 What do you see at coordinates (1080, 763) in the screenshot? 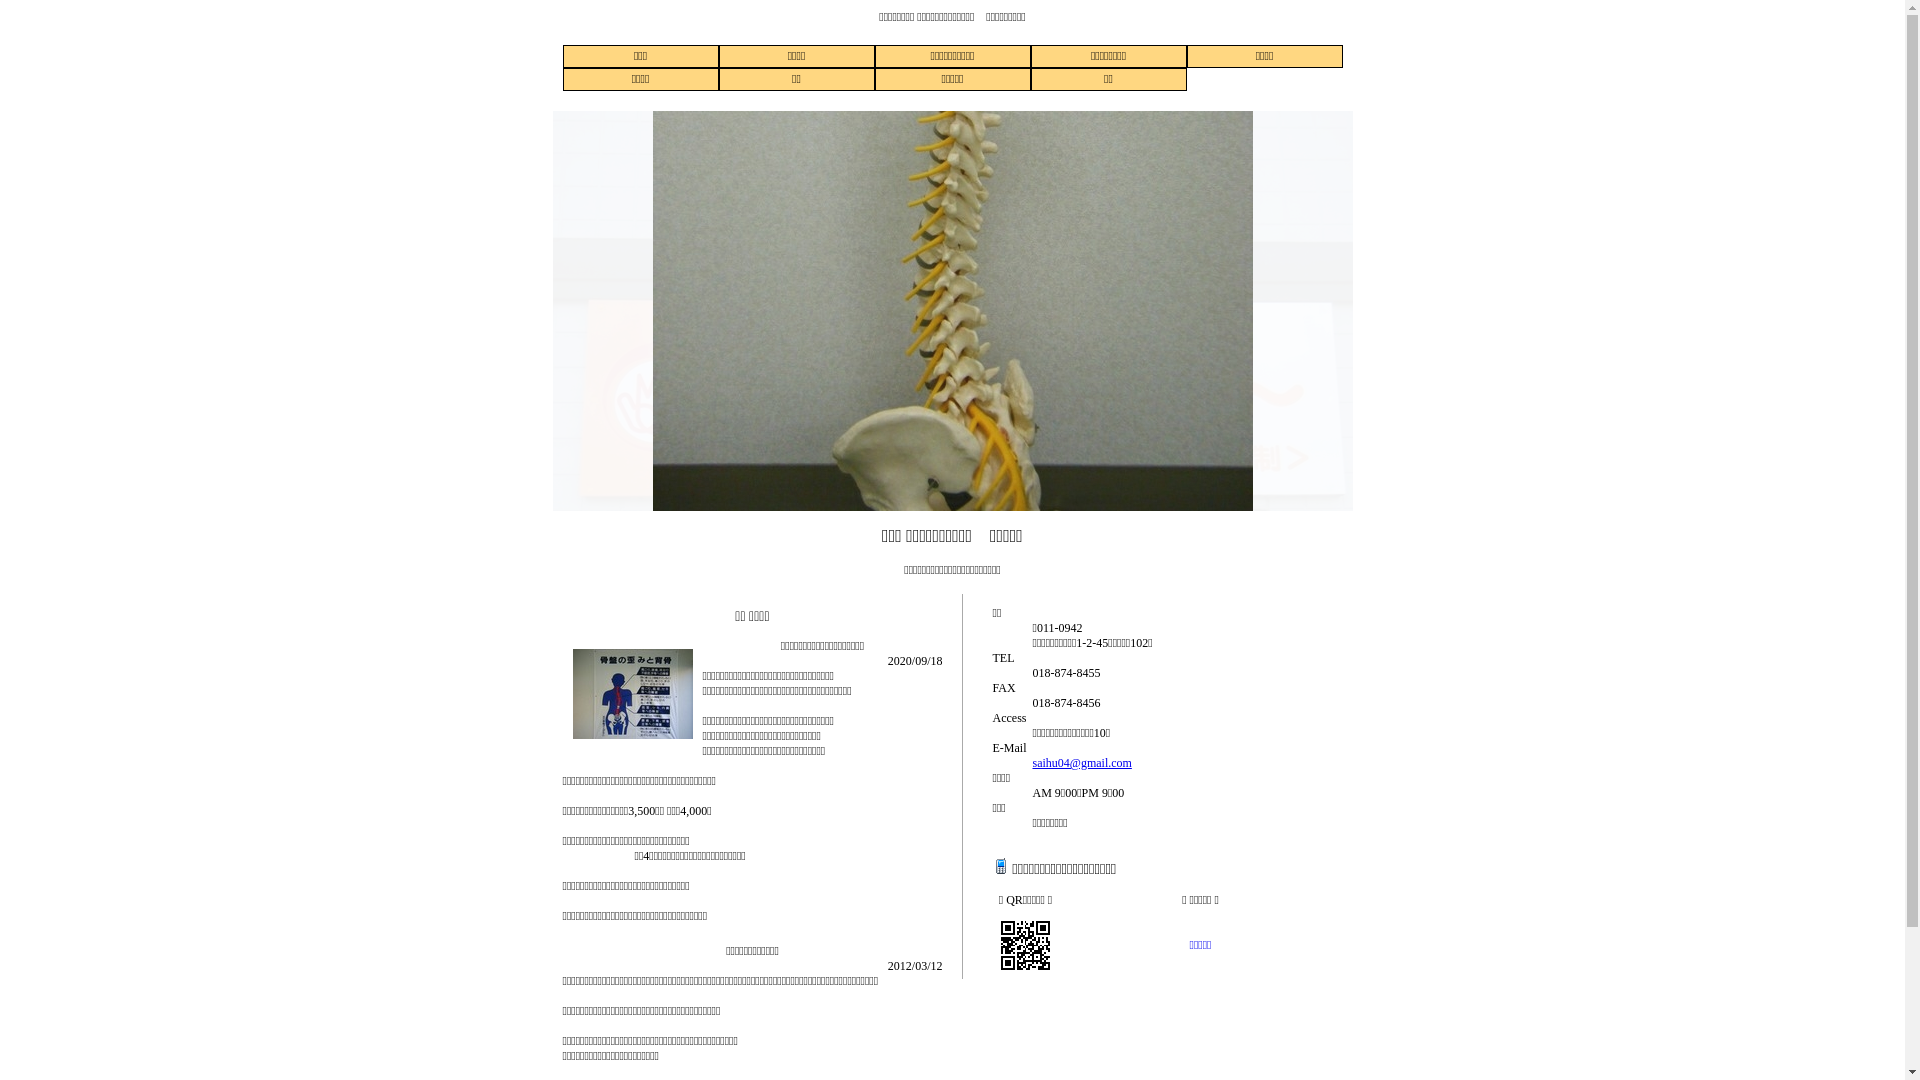
I see `'saihu04@gmail.com'` at bounding box center [1080, 763].